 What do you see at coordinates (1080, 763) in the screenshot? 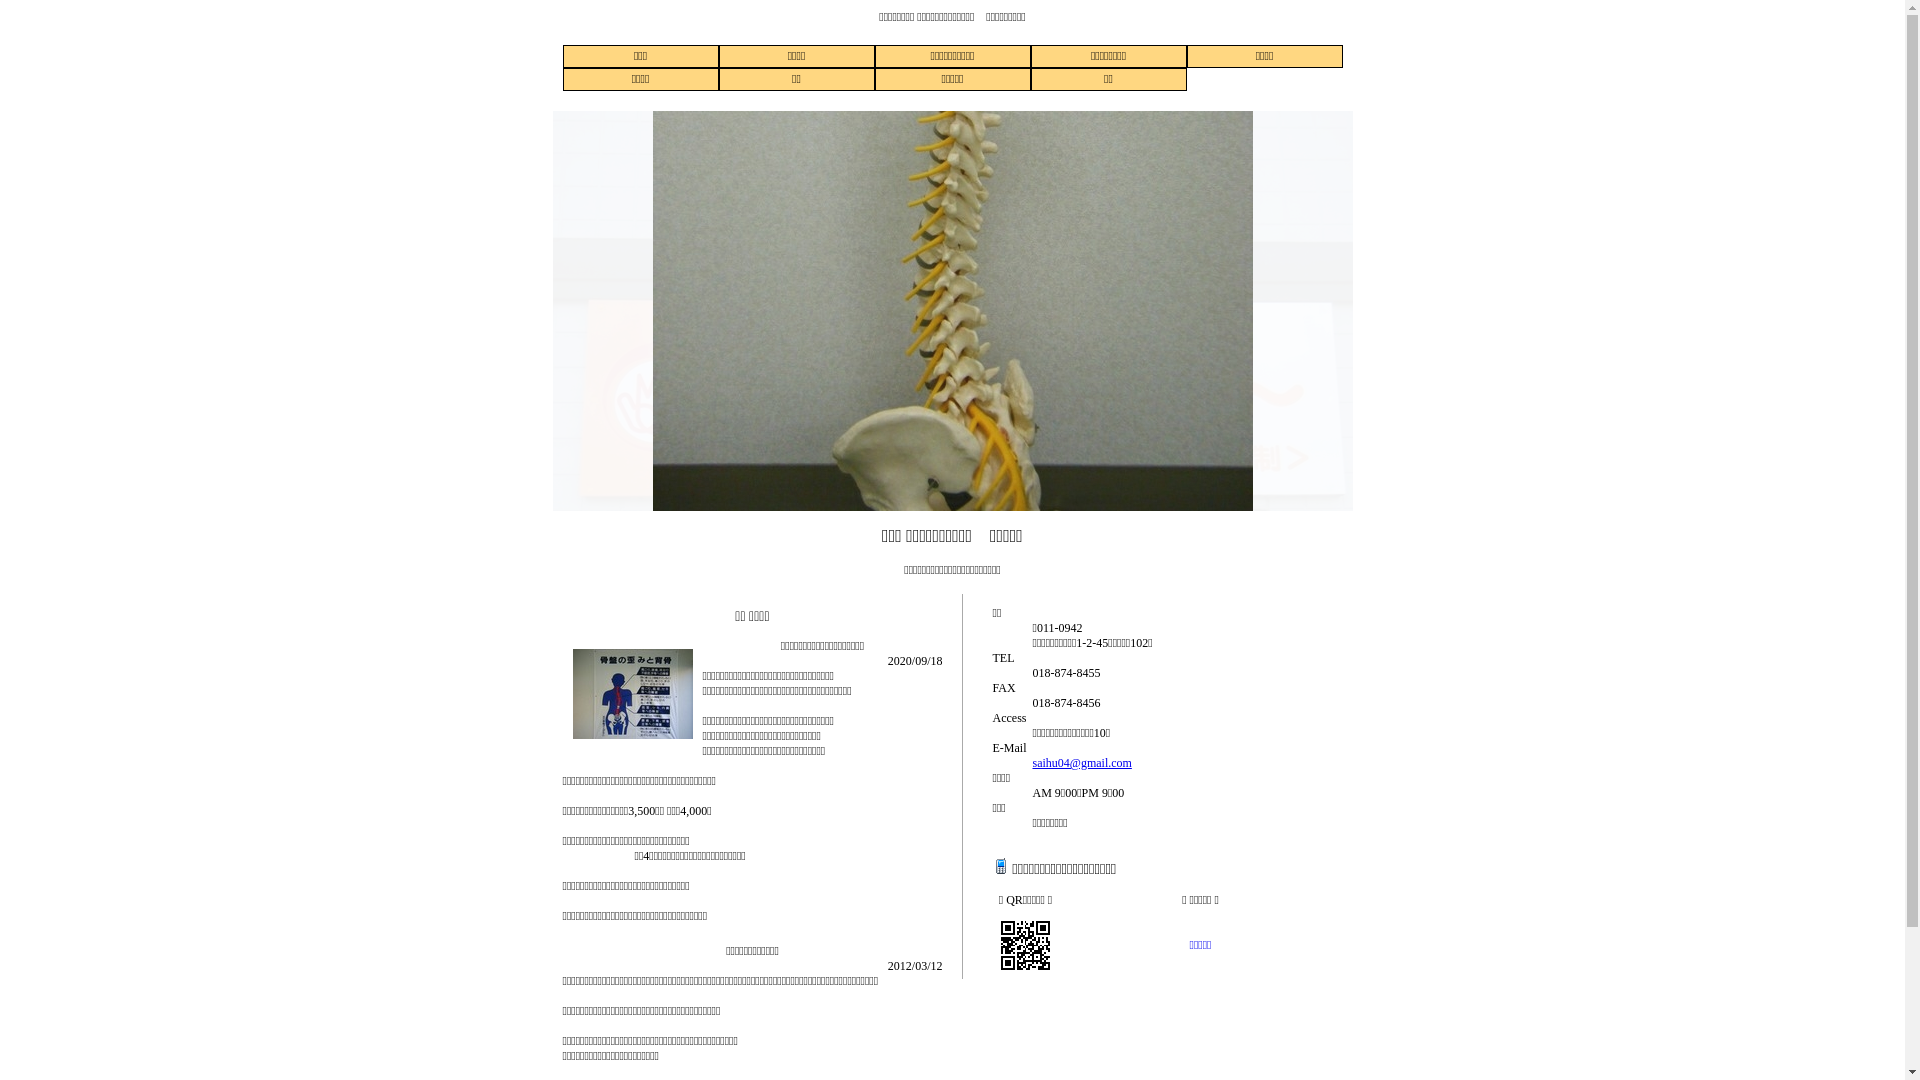
I see `'saihu04@gmail.com'` at bounding box center [1080, 763].